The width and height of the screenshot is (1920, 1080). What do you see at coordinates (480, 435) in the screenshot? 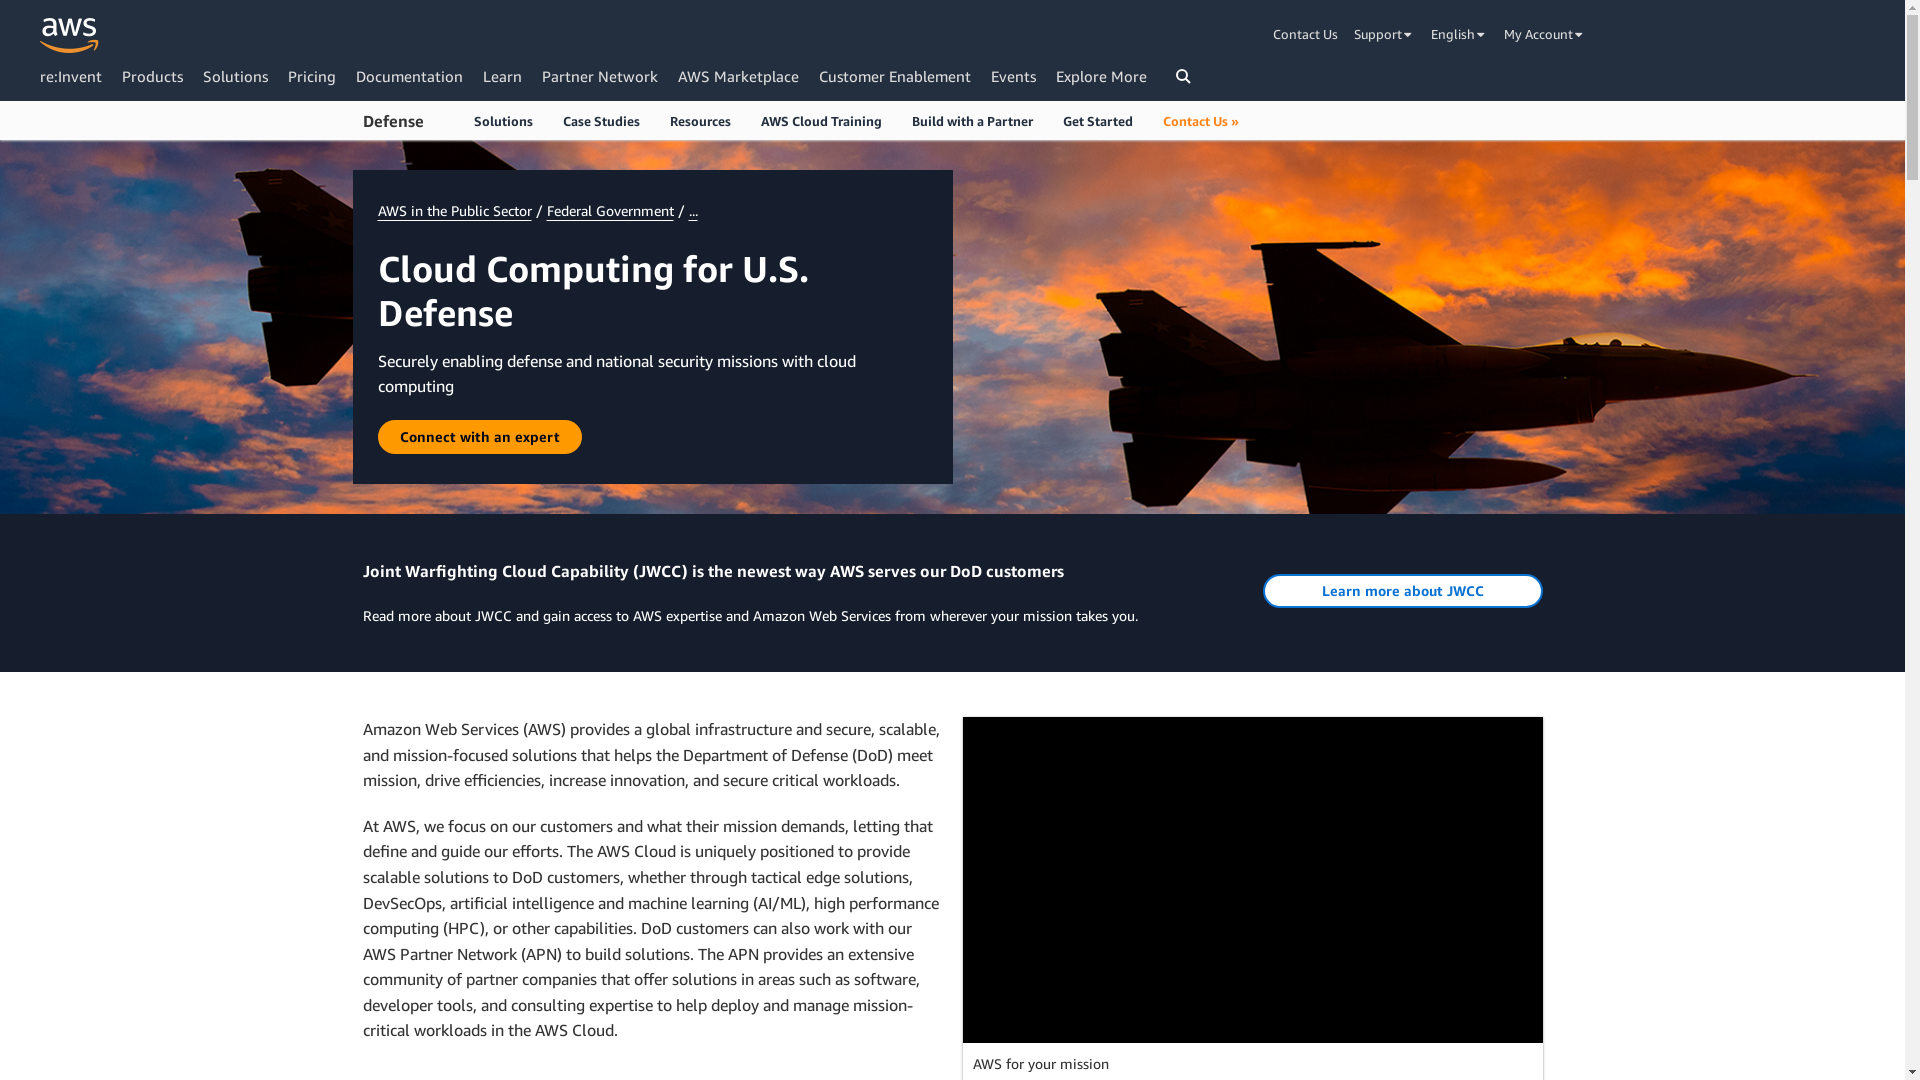
I see `'Connect with an expert'` at bounding box center [480, 435].